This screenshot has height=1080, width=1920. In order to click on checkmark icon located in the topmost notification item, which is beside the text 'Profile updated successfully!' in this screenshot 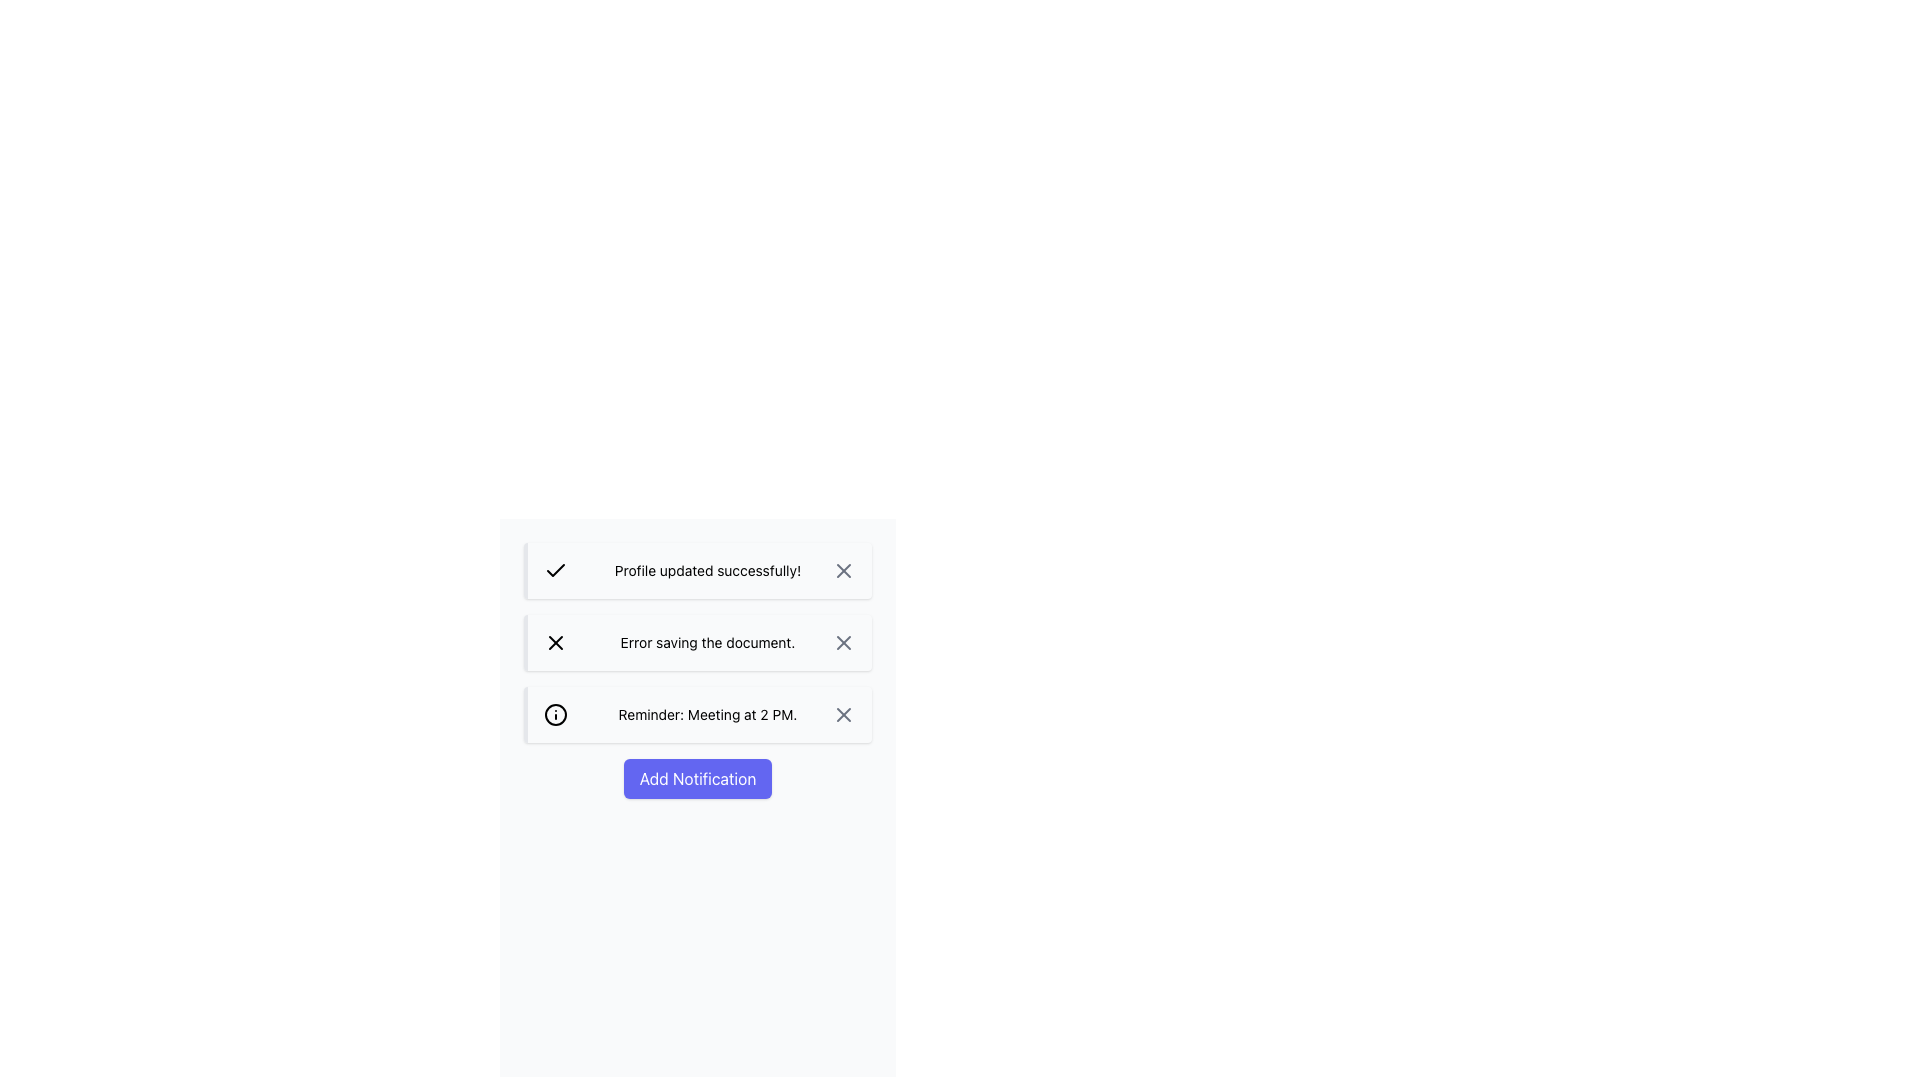, I will do `click(556, 570)`.